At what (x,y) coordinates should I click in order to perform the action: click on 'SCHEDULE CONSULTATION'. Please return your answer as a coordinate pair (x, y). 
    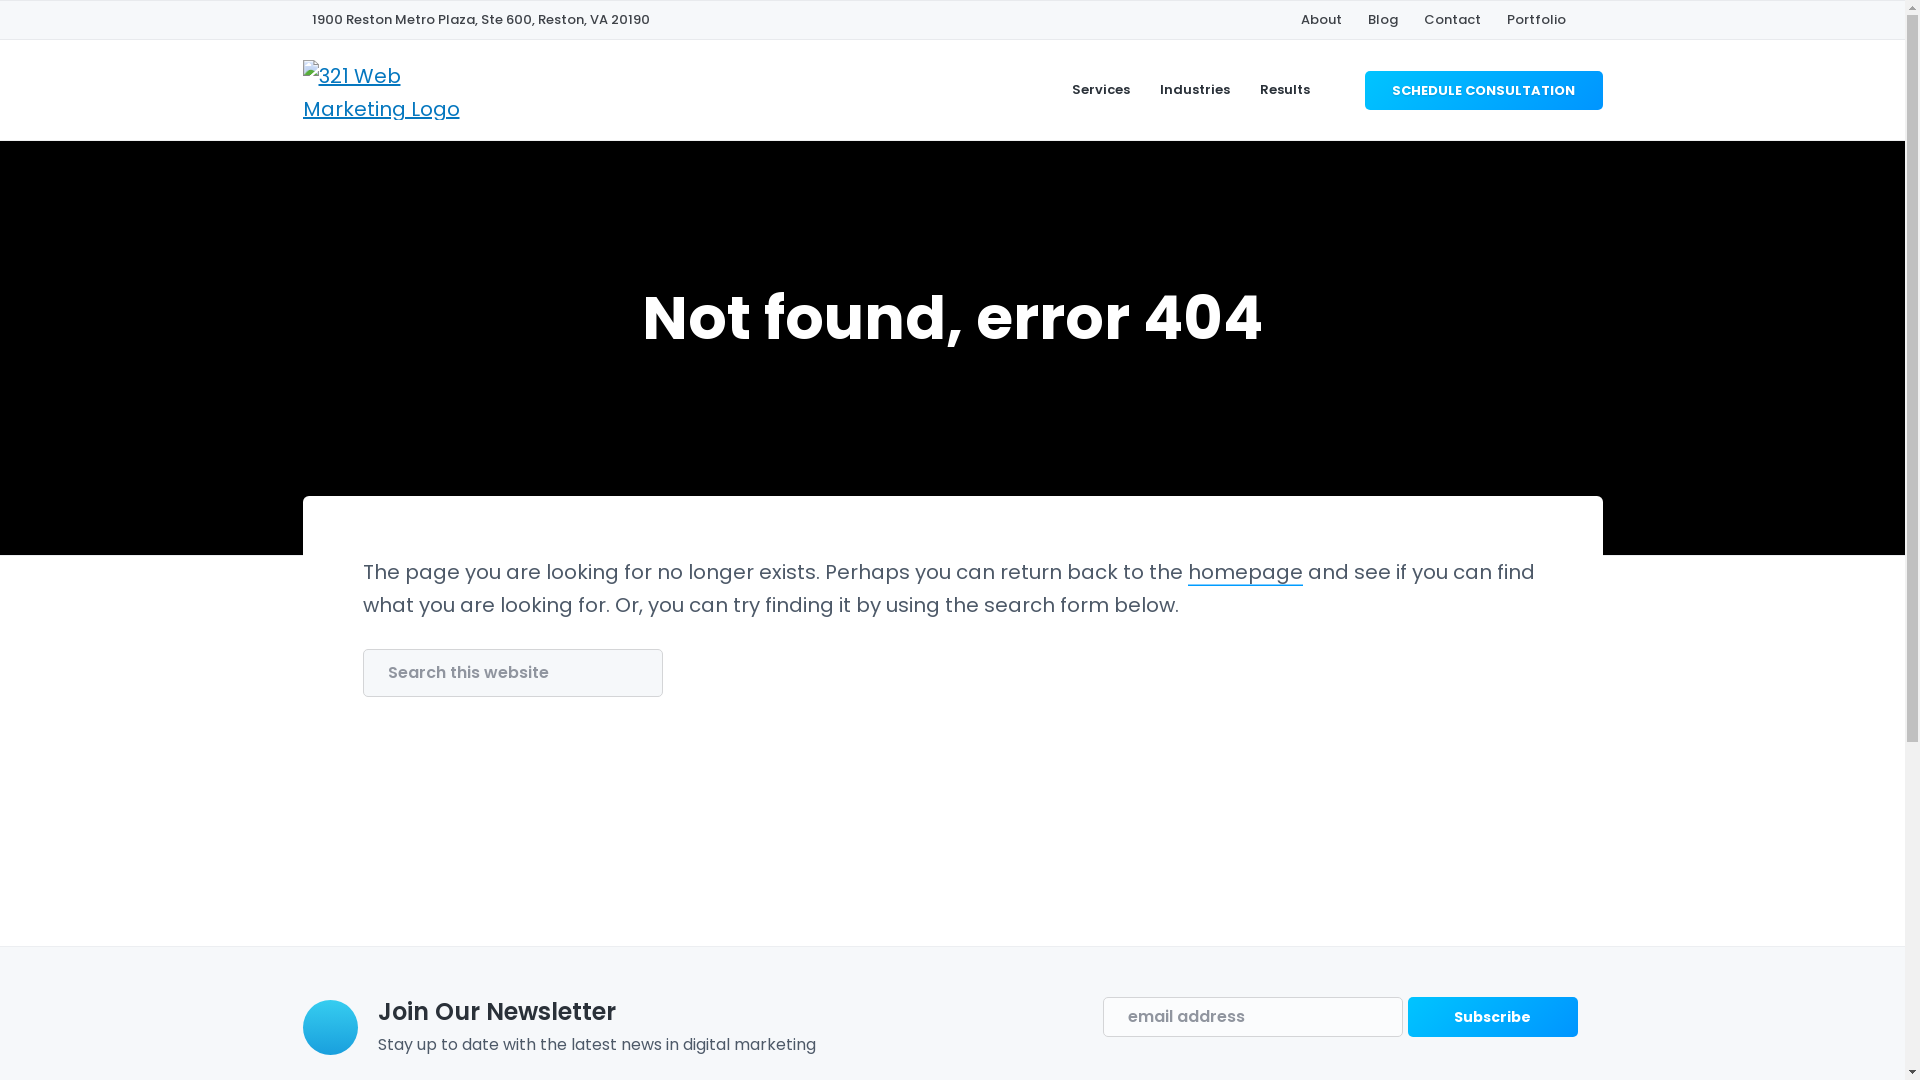
    Looking at the image, I should click on (1363, 88).